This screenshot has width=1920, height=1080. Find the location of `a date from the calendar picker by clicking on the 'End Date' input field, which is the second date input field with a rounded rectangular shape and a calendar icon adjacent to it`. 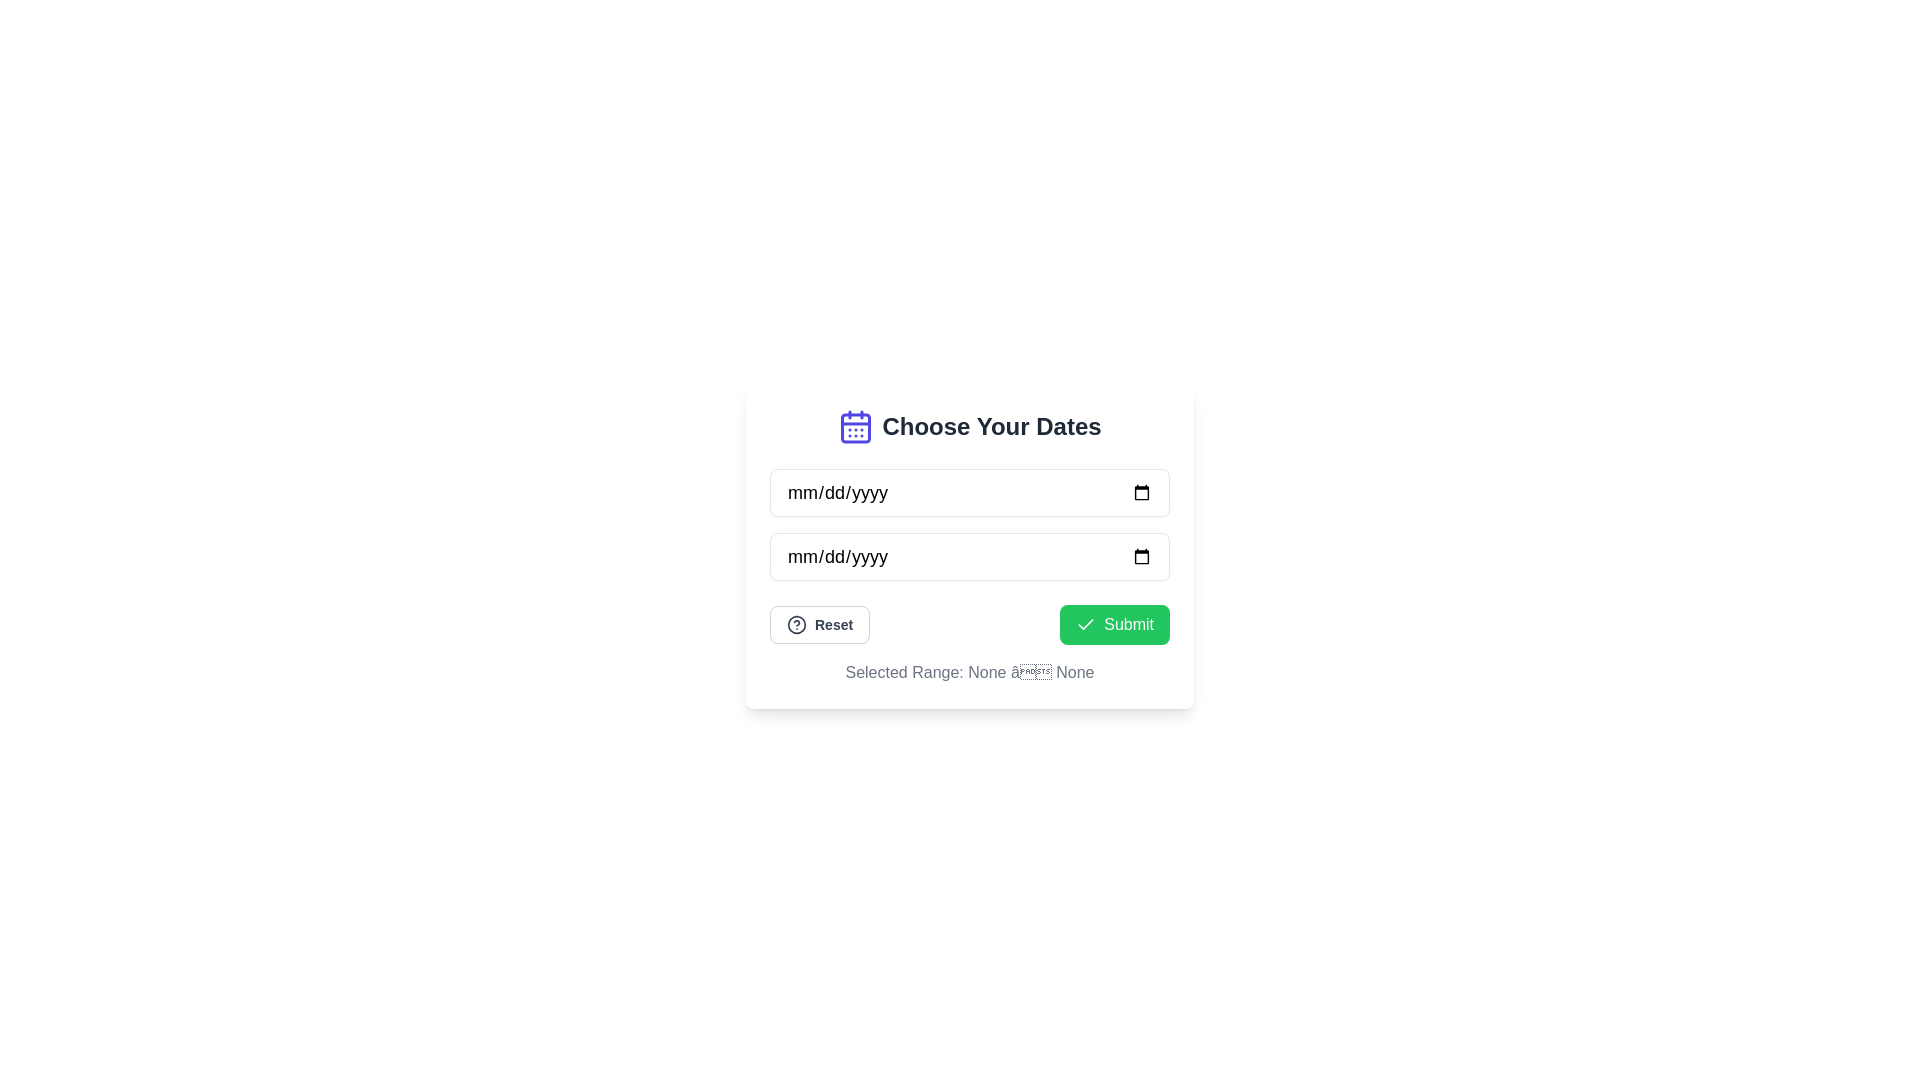

a date from the calendar picker by clicking on the 'End Date' input field, which is the second date input field with a rounded rectangular shape and a calendar icon adjacent to it is located at coordinates (969, 556).